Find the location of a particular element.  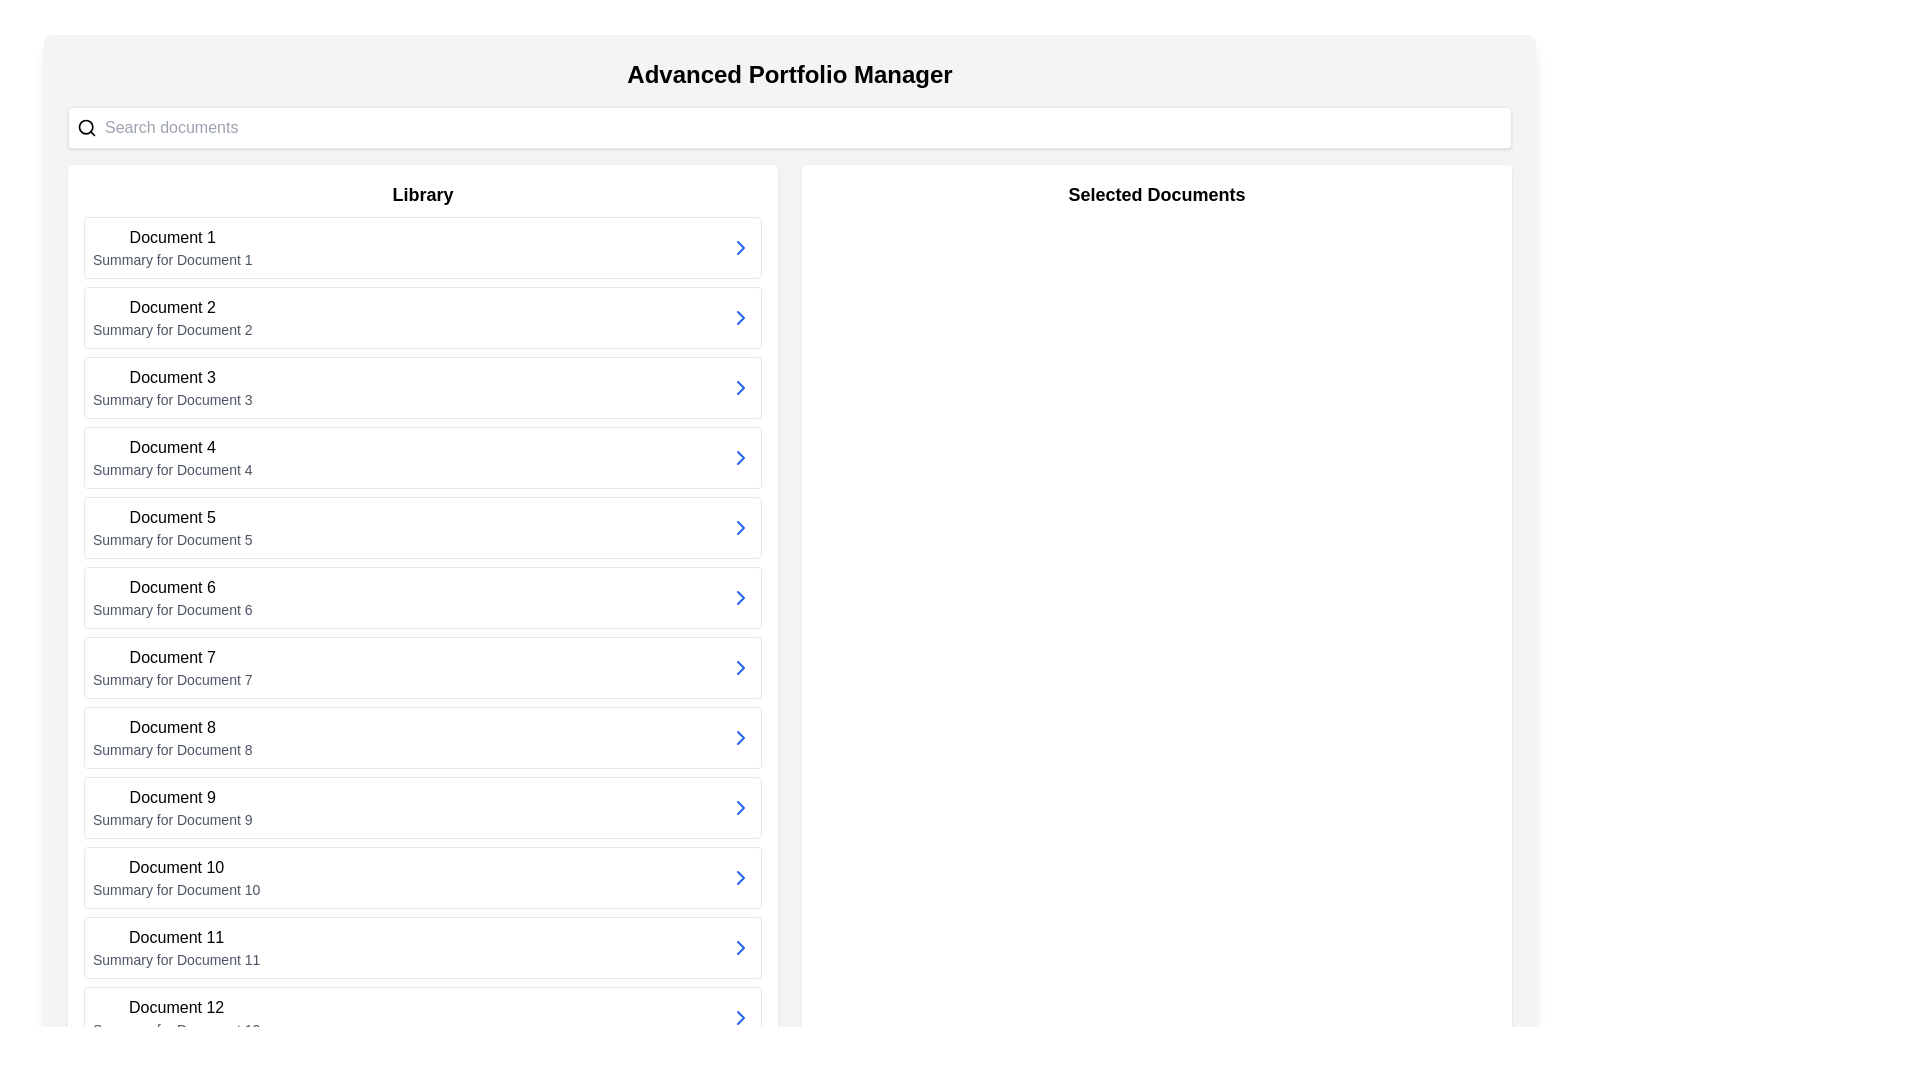

the fifth item in the Library section labeled 'Document 5' is located at coordinates (172, 527).